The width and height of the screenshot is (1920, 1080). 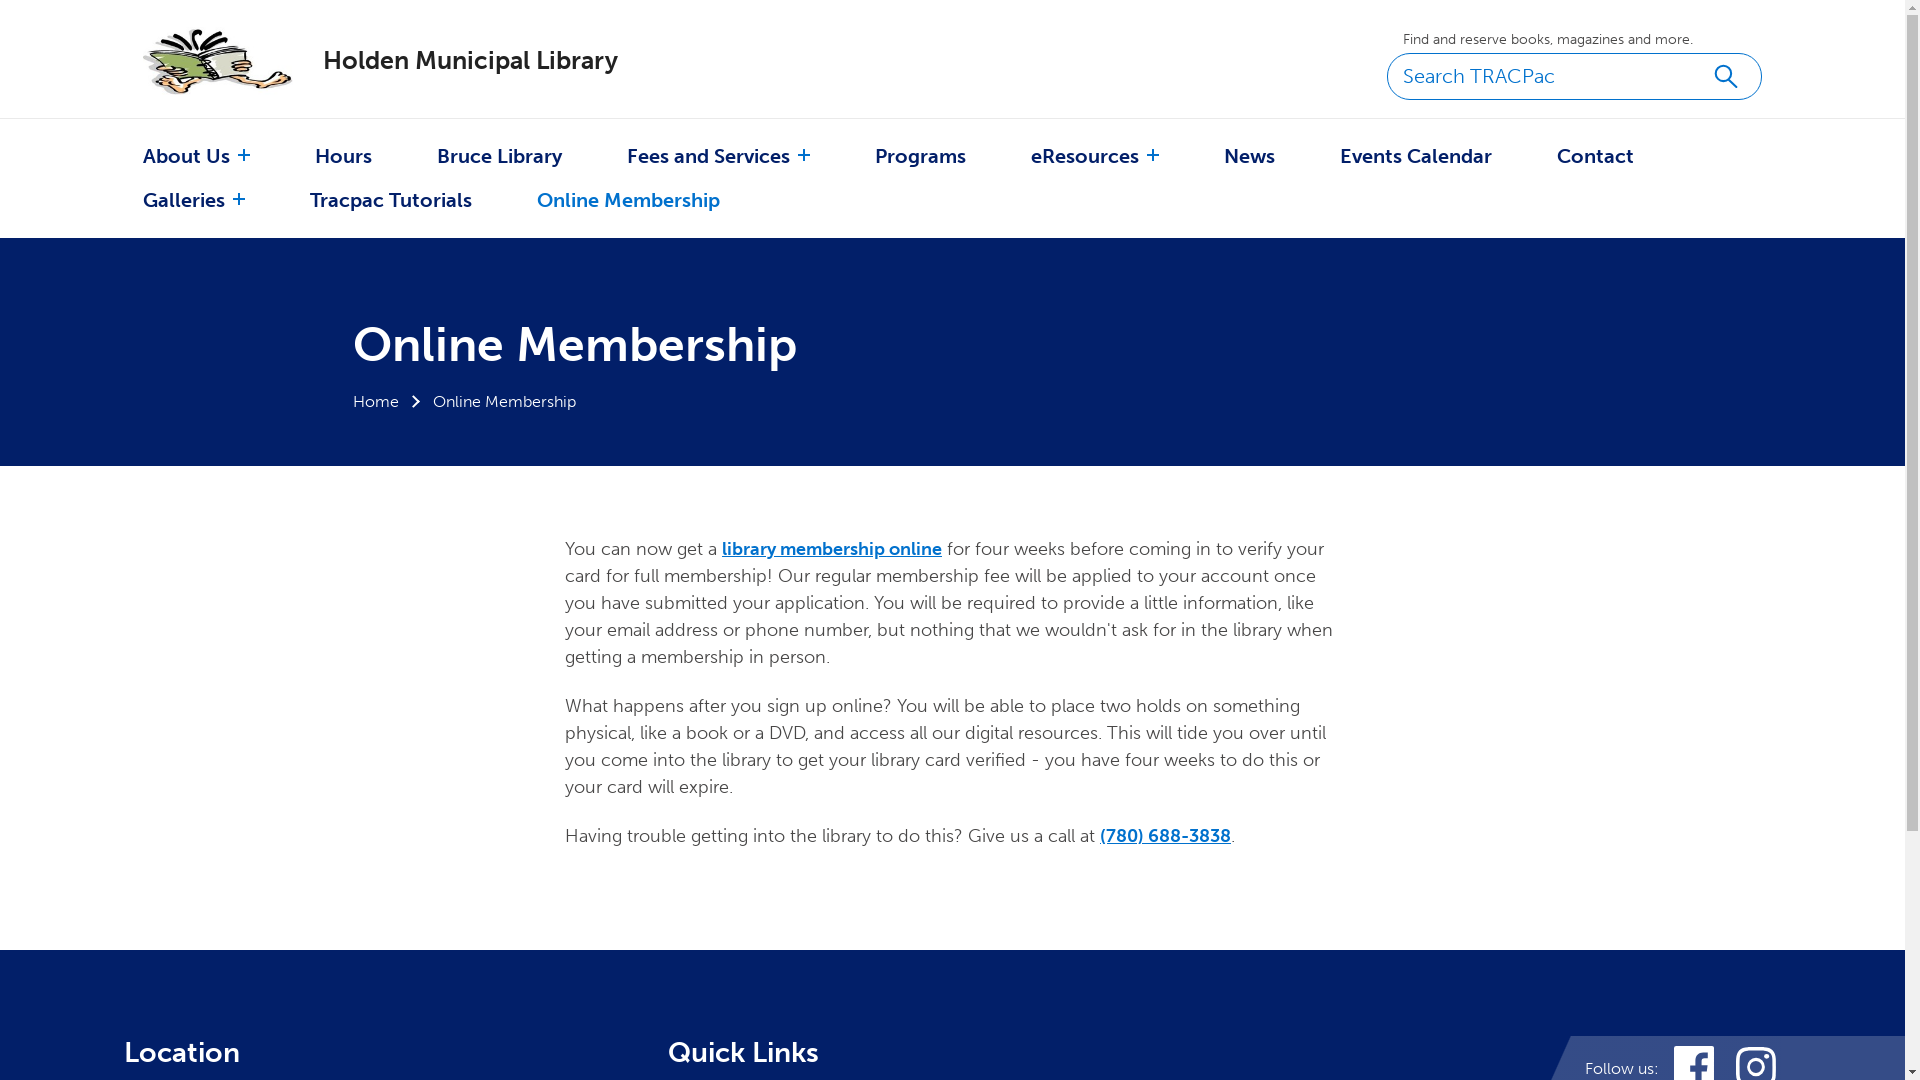 I want to click on 'Contact', so click(x=1594, y=154).